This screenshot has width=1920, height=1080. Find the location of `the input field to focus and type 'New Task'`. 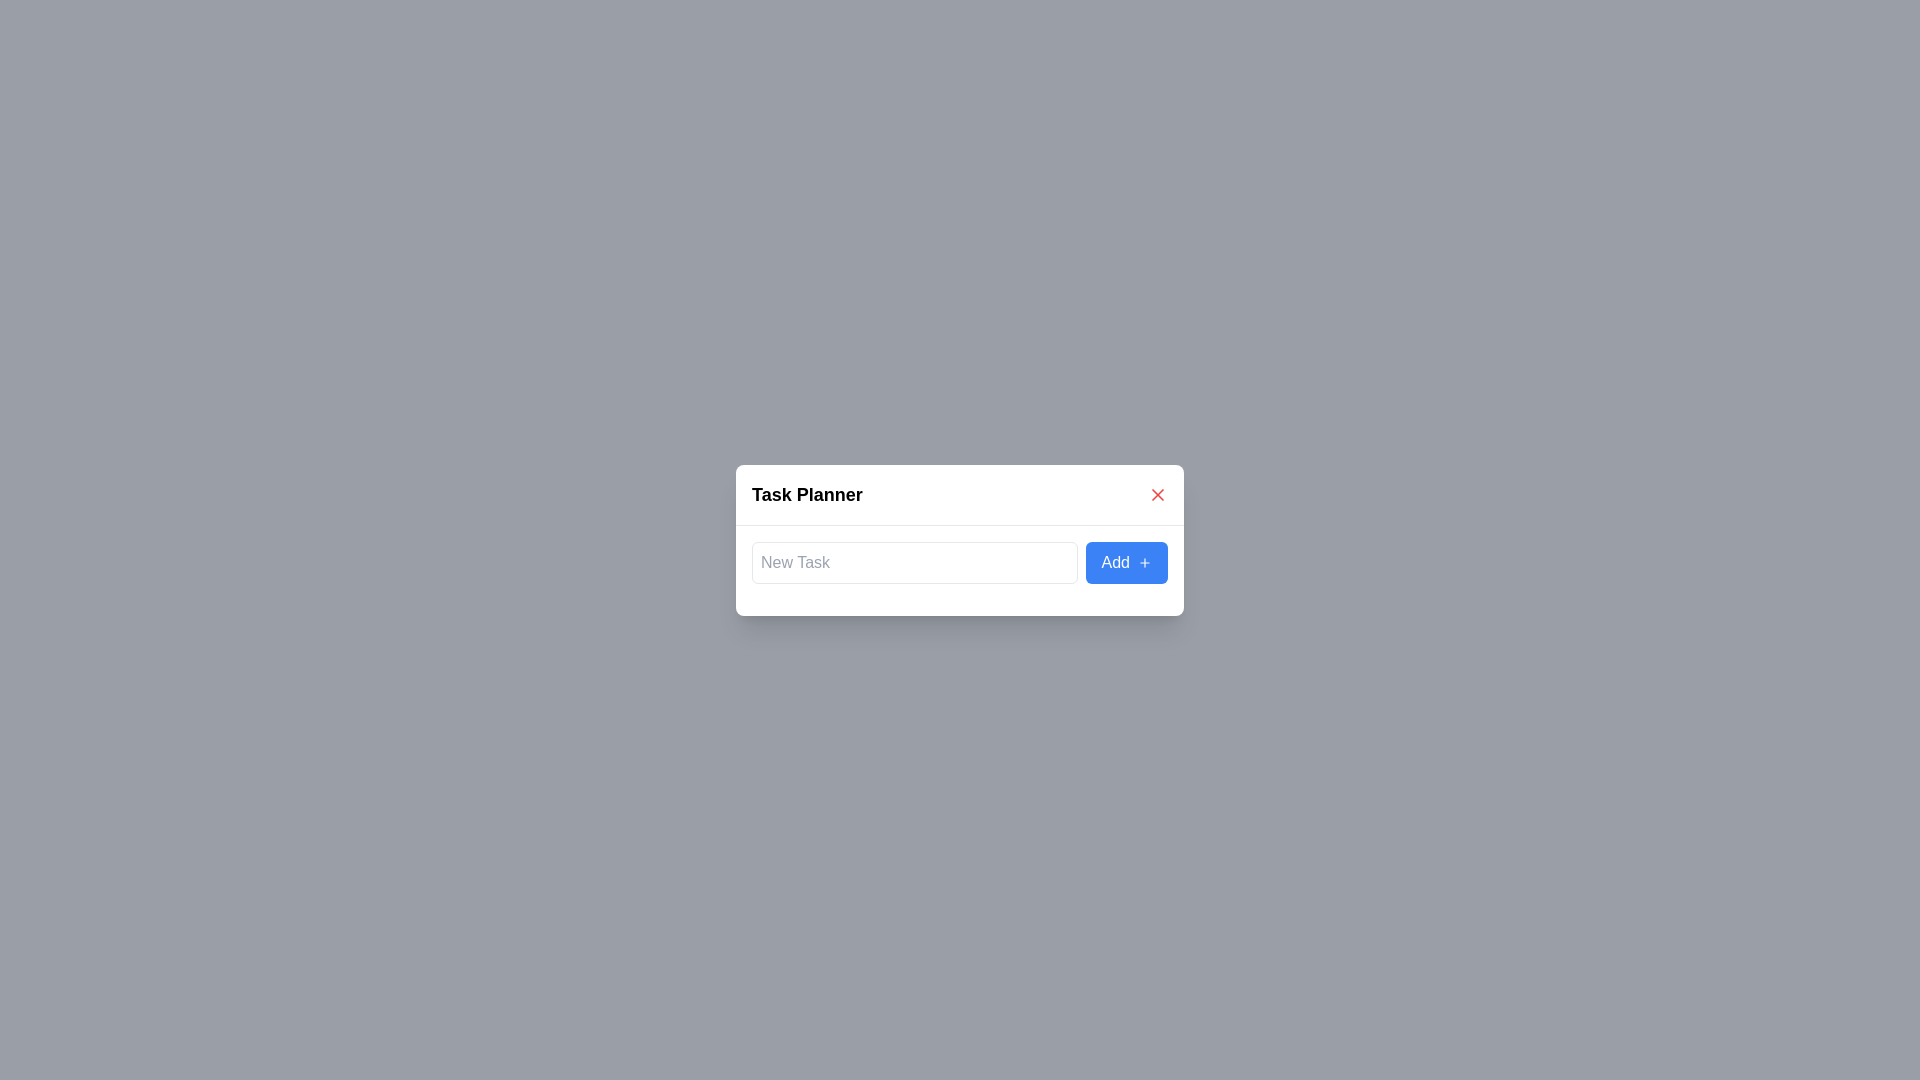

the input field to focus and type 'New Task' is located at coordinates (912, 562).